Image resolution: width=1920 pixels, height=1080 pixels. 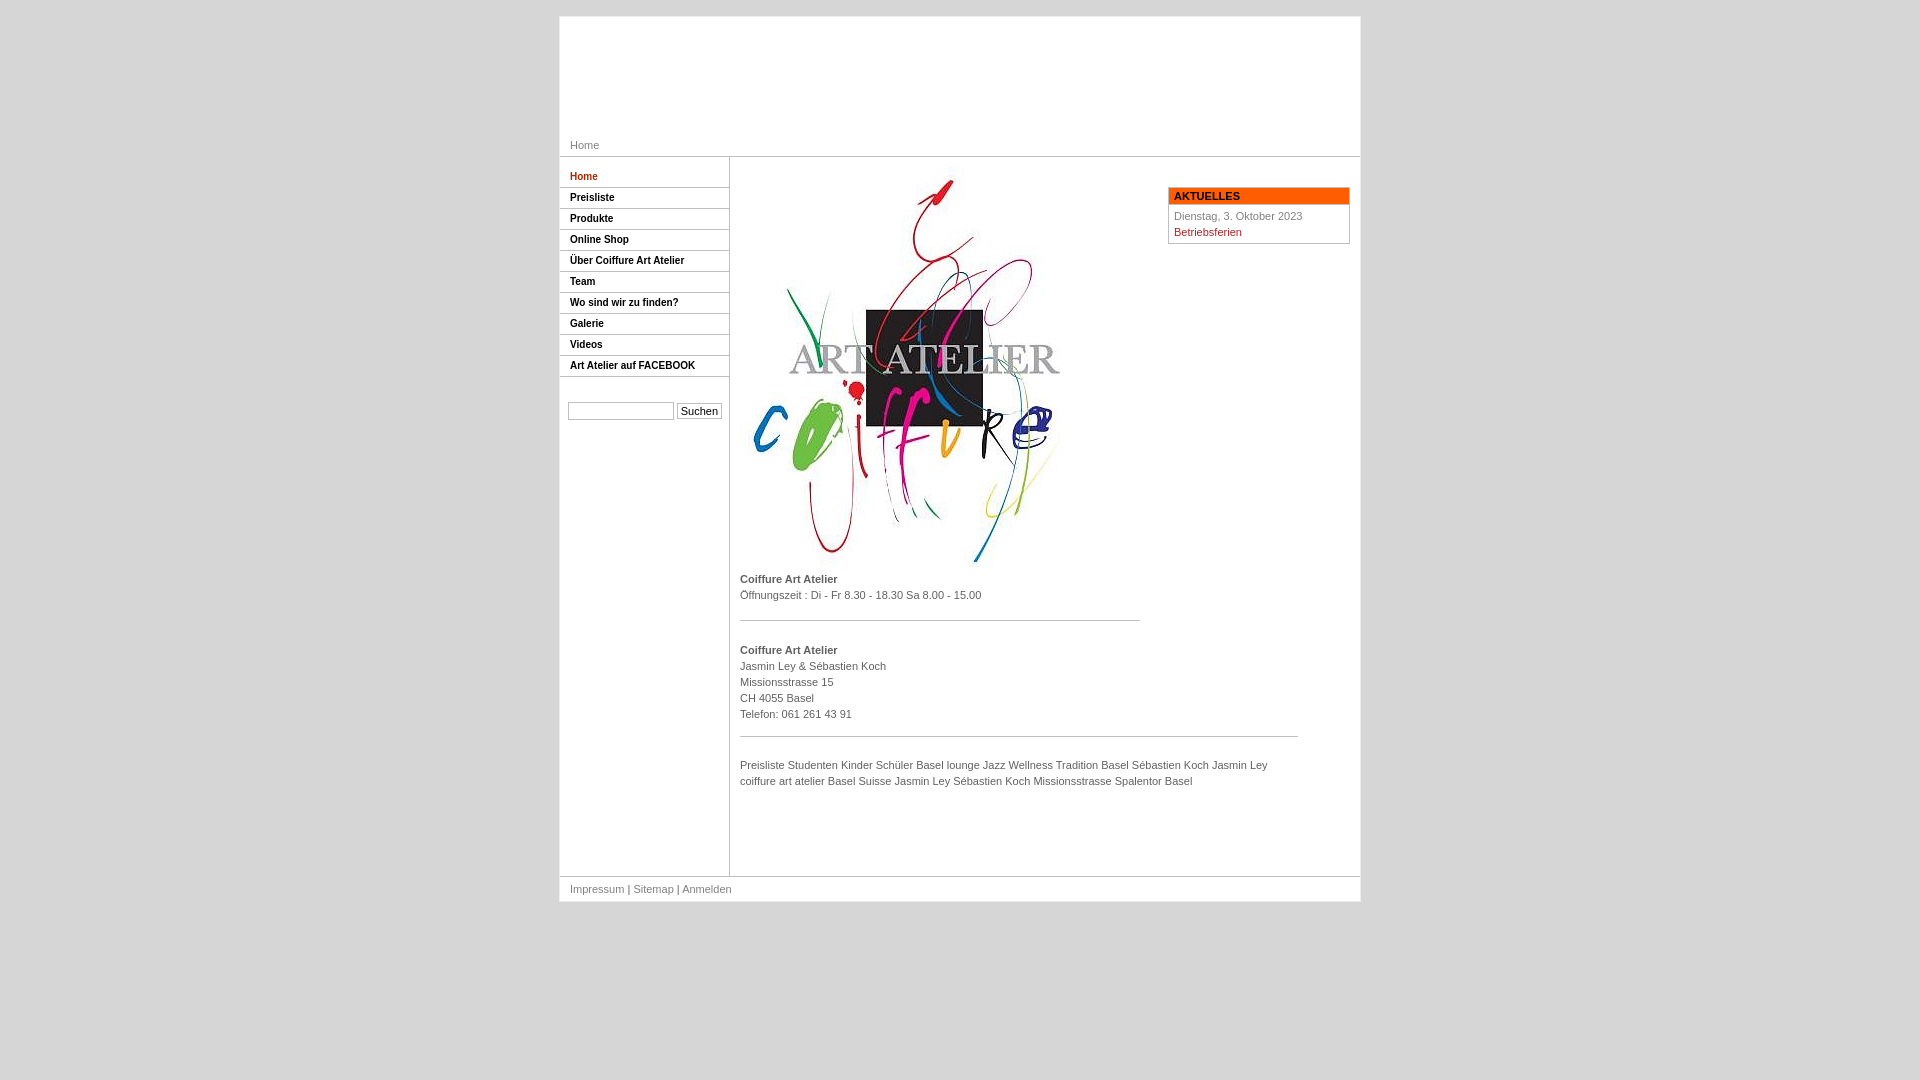 What do you see at coordinates (921, 779) in the screenshot?
I see `'Jasmin Ley'` at bounding box center [921, 779].